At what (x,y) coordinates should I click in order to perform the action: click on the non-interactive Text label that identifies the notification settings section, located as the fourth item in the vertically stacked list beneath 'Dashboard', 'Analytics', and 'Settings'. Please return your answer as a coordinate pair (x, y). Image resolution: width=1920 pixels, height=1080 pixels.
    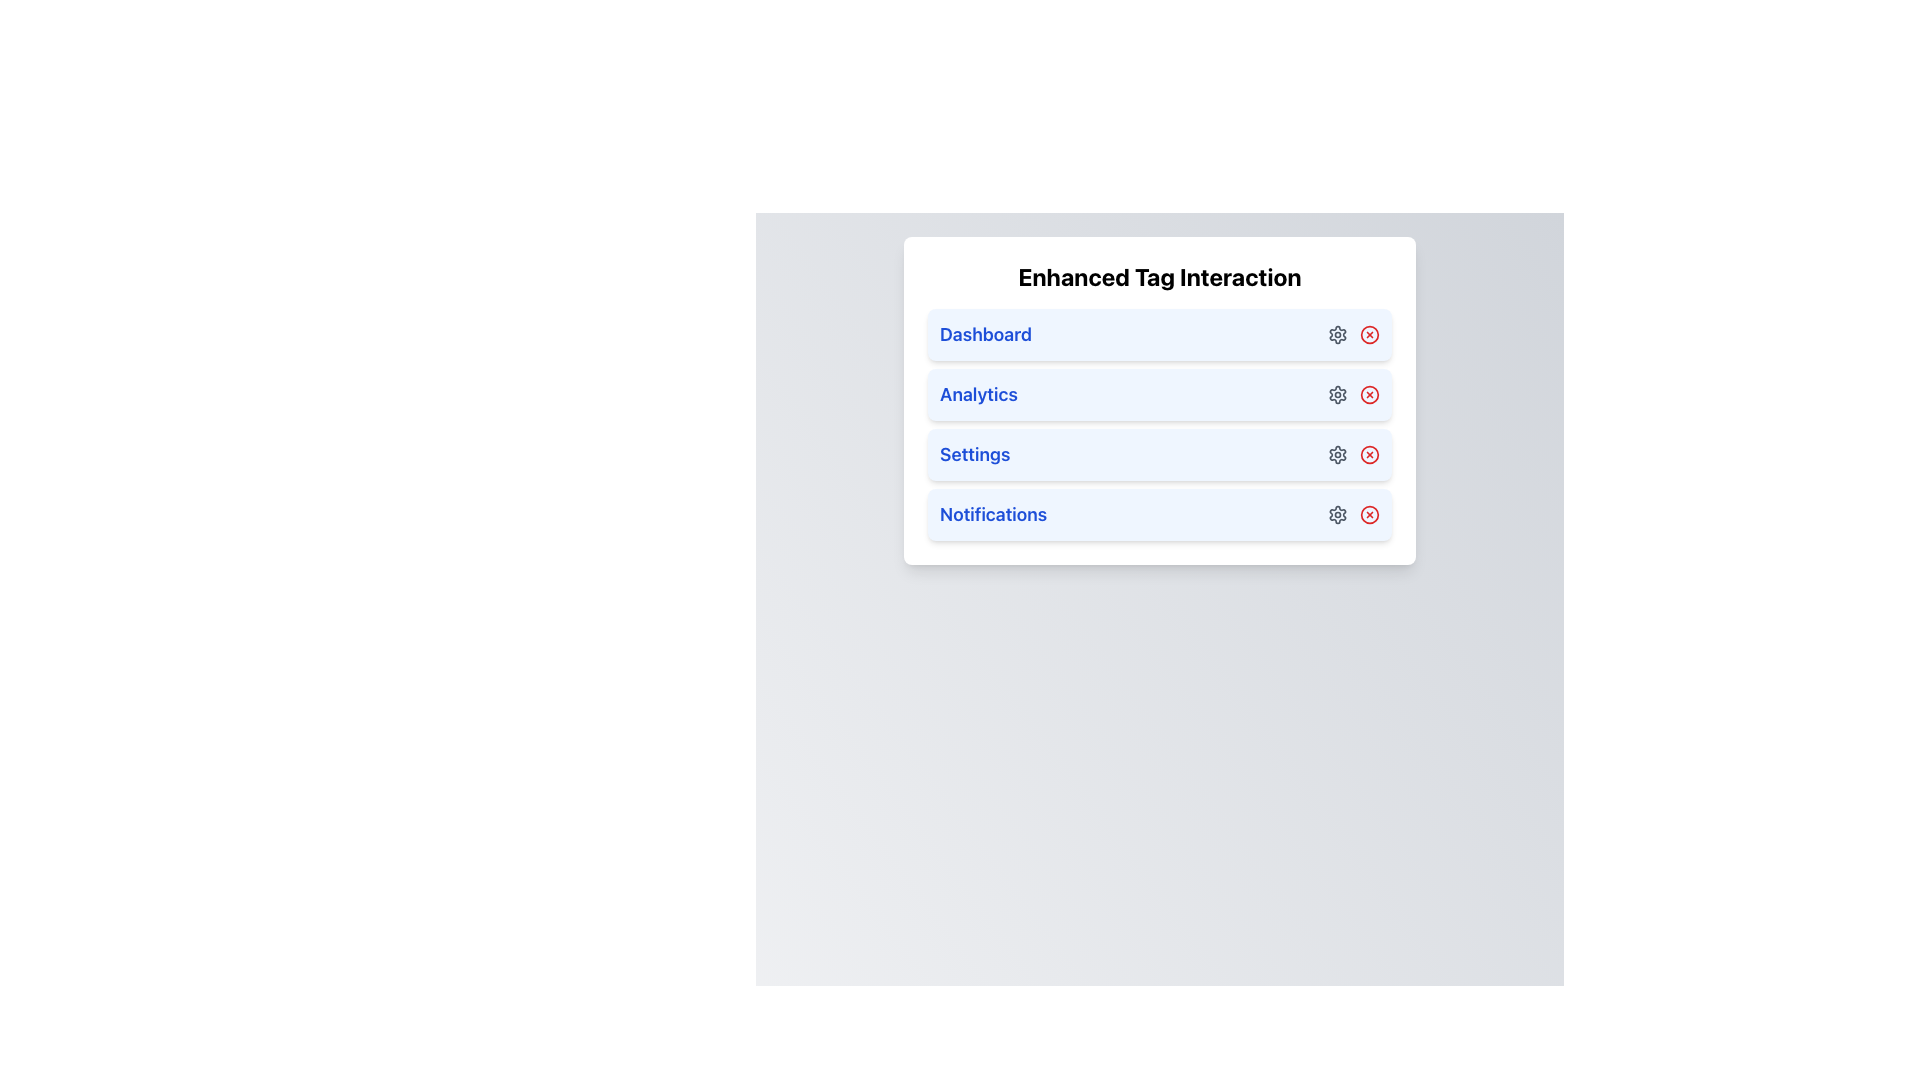
    Looking at the image, I should click on (993, 514).